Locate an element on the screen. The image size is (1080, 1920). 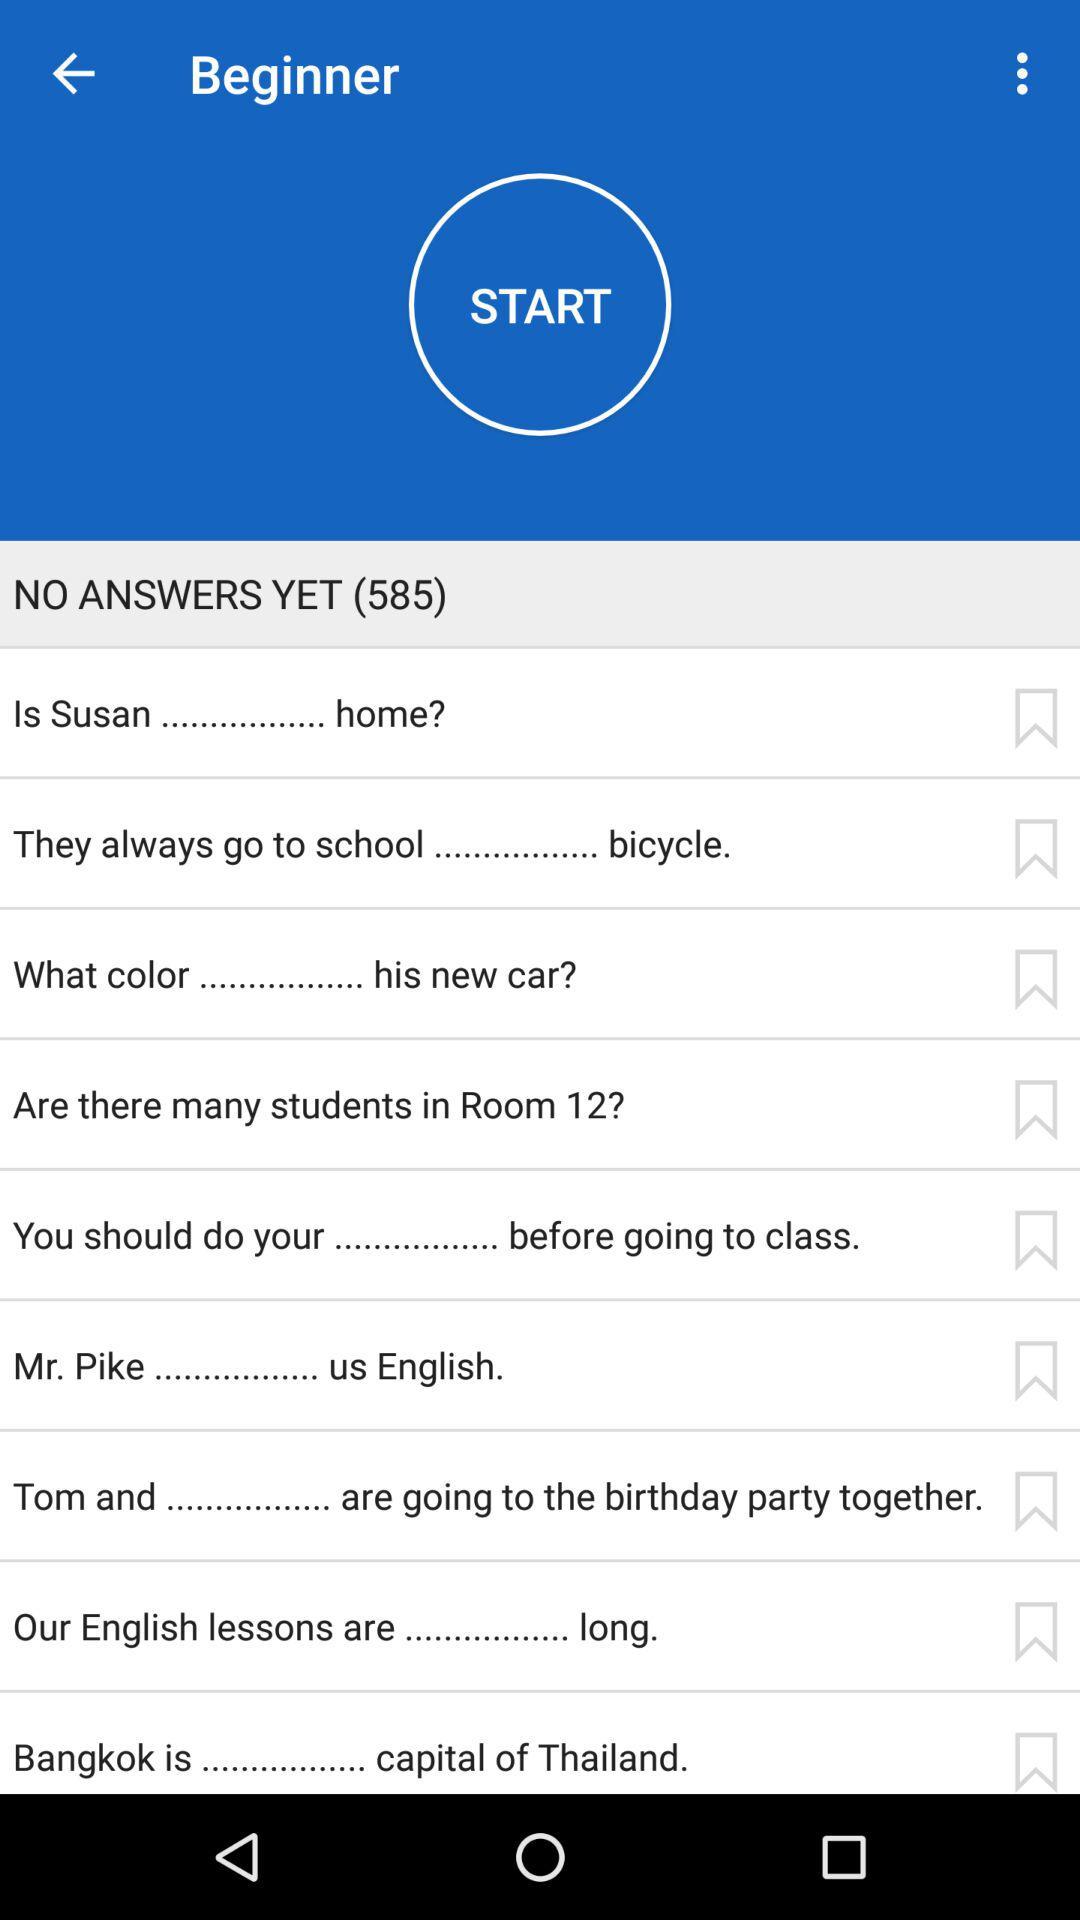
save is located at coordinates (1035, 1109).